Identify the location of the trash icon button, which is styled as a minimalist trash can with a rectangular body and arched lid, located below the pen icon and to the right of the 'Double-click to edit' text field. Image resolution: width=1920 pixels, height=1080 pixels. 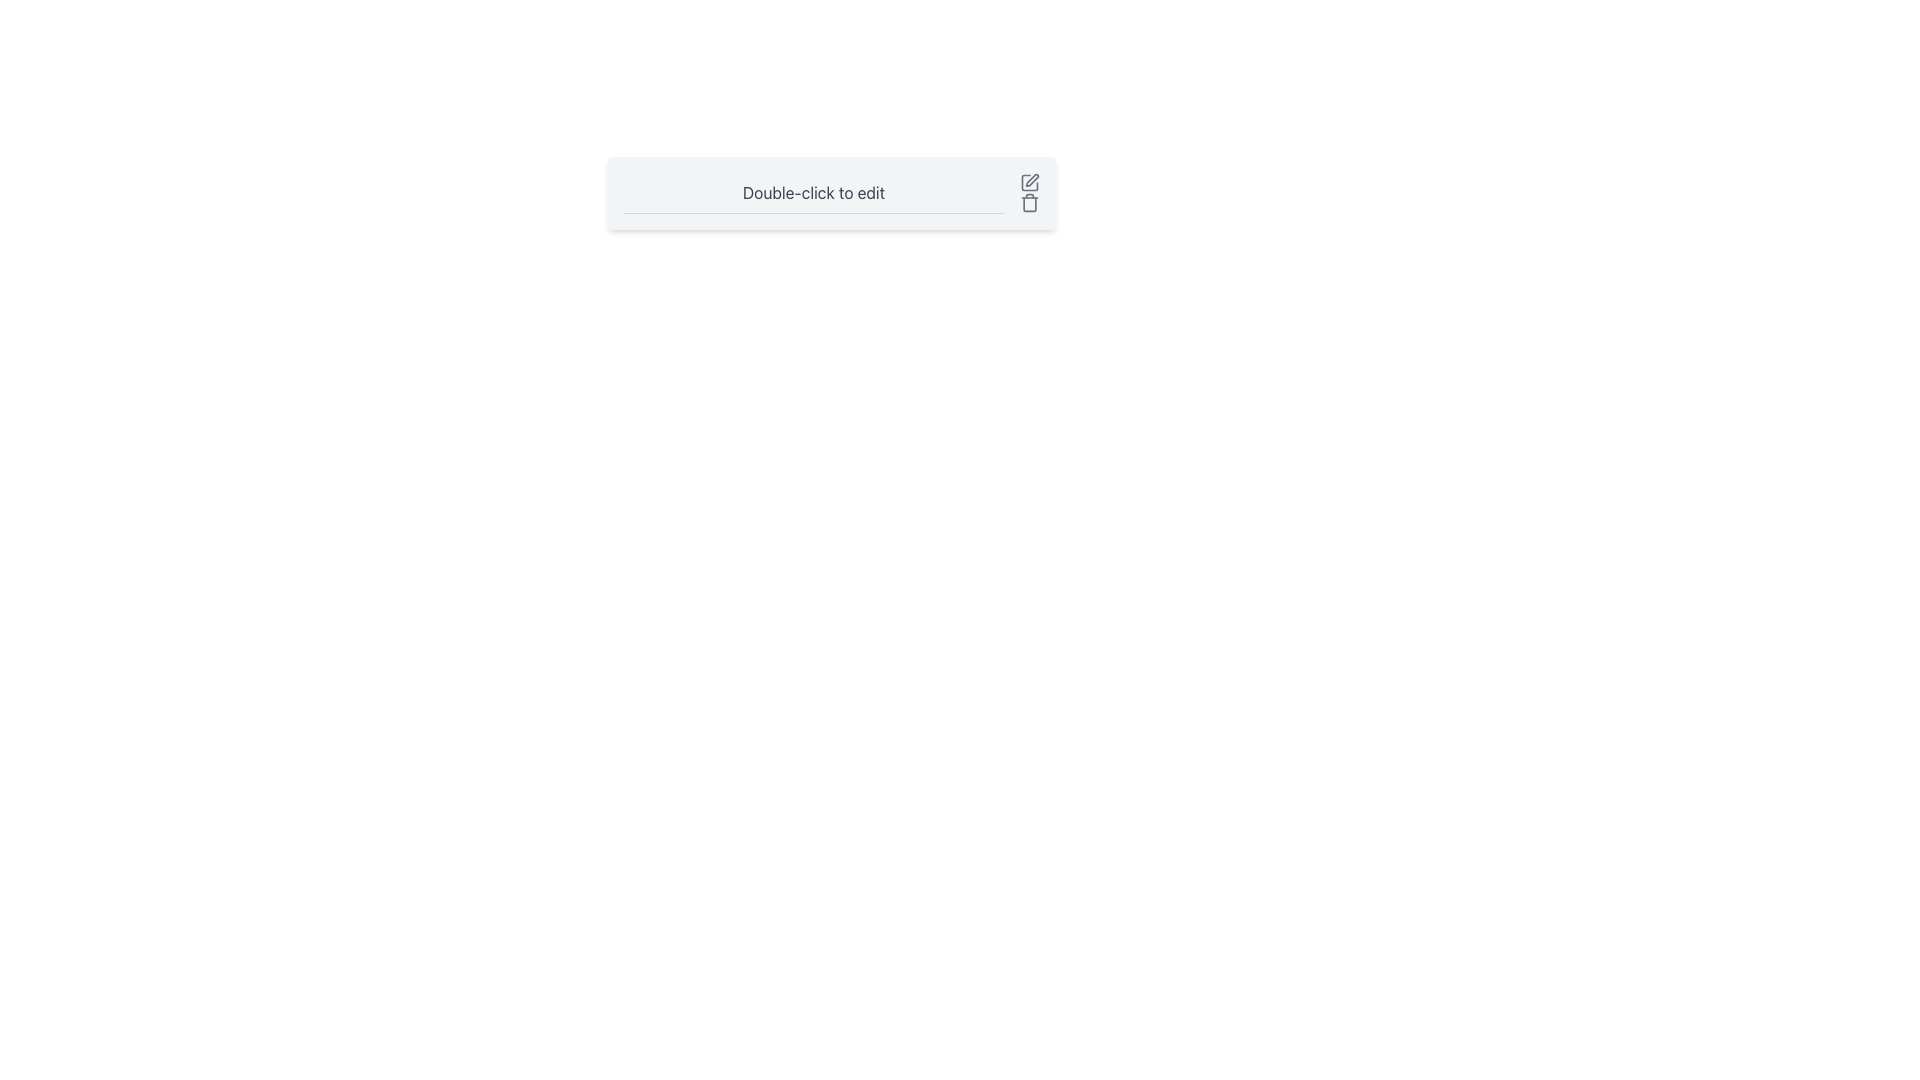
(1030, 203).